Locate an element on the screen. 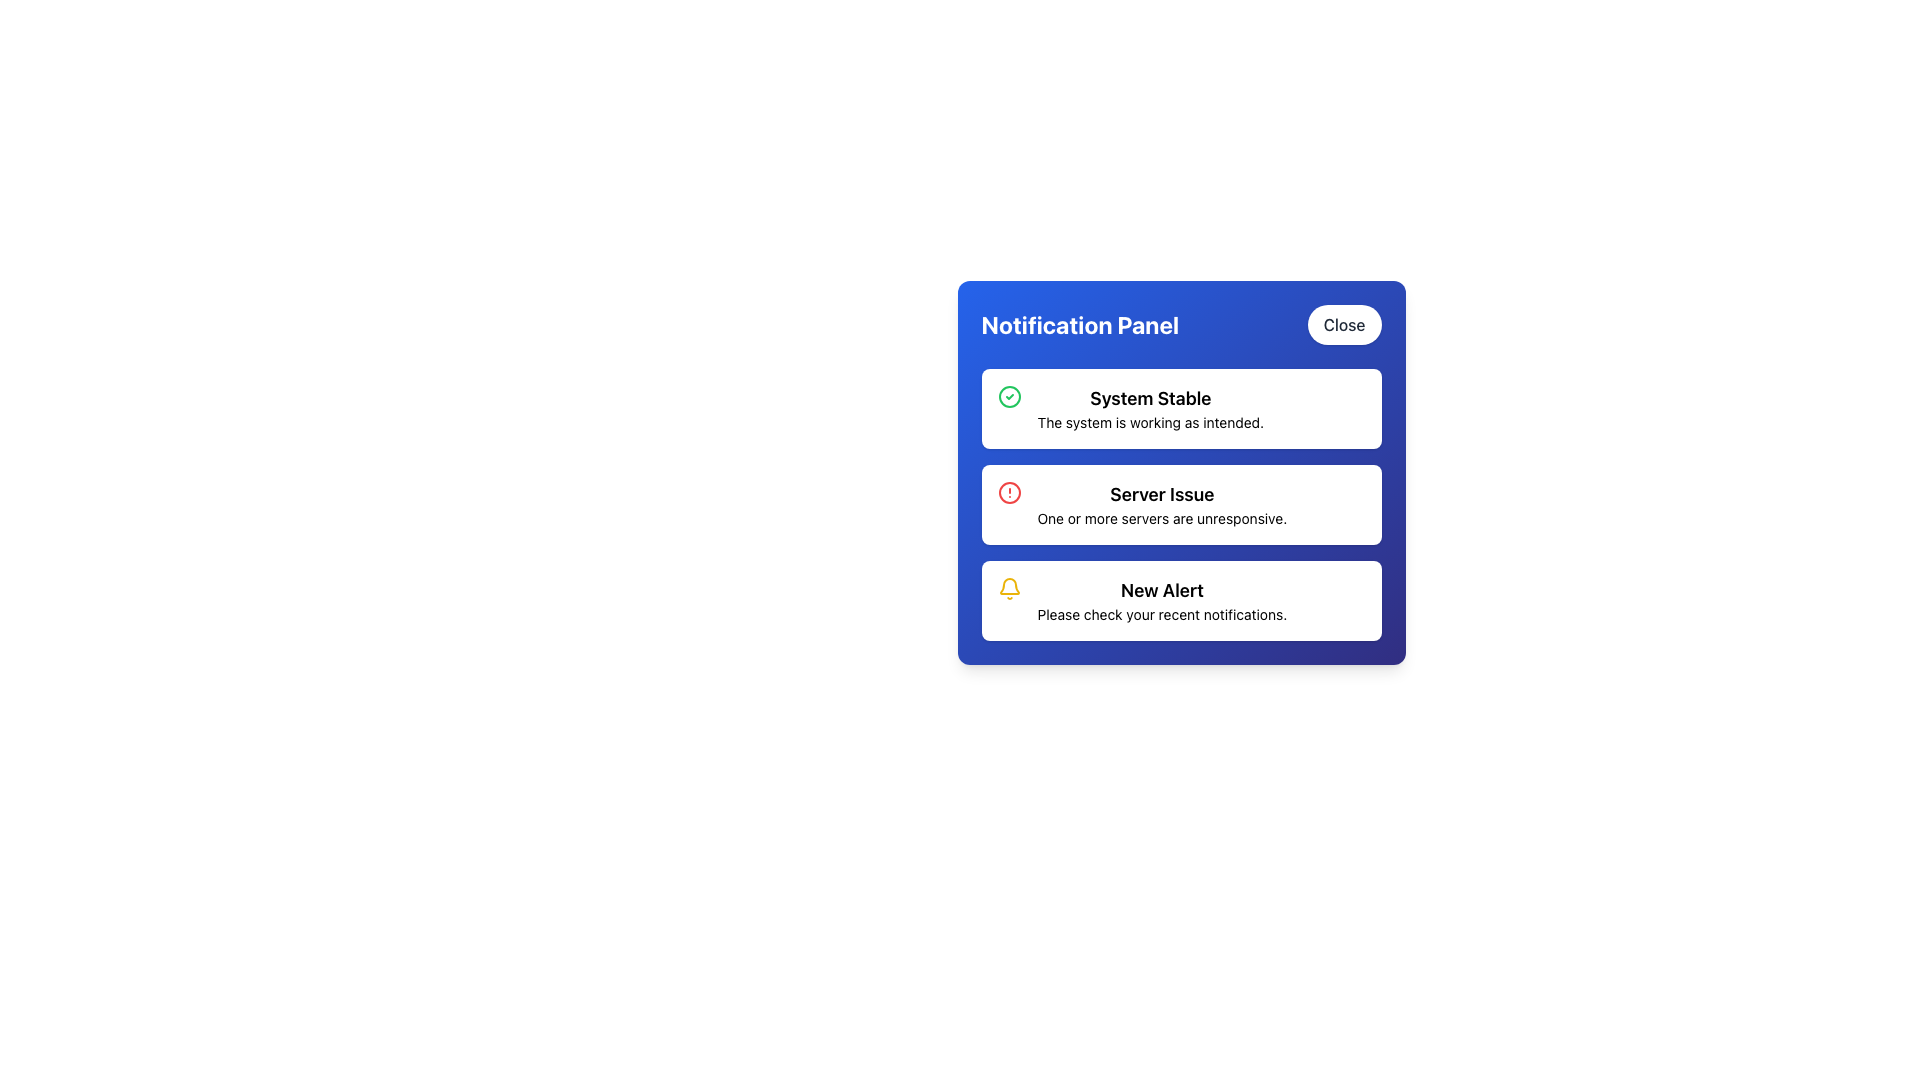 The image size is (1920, 1080). the 'Close' button located in the top-right corner of the notification panel header is located at coordinates (1344, 323).